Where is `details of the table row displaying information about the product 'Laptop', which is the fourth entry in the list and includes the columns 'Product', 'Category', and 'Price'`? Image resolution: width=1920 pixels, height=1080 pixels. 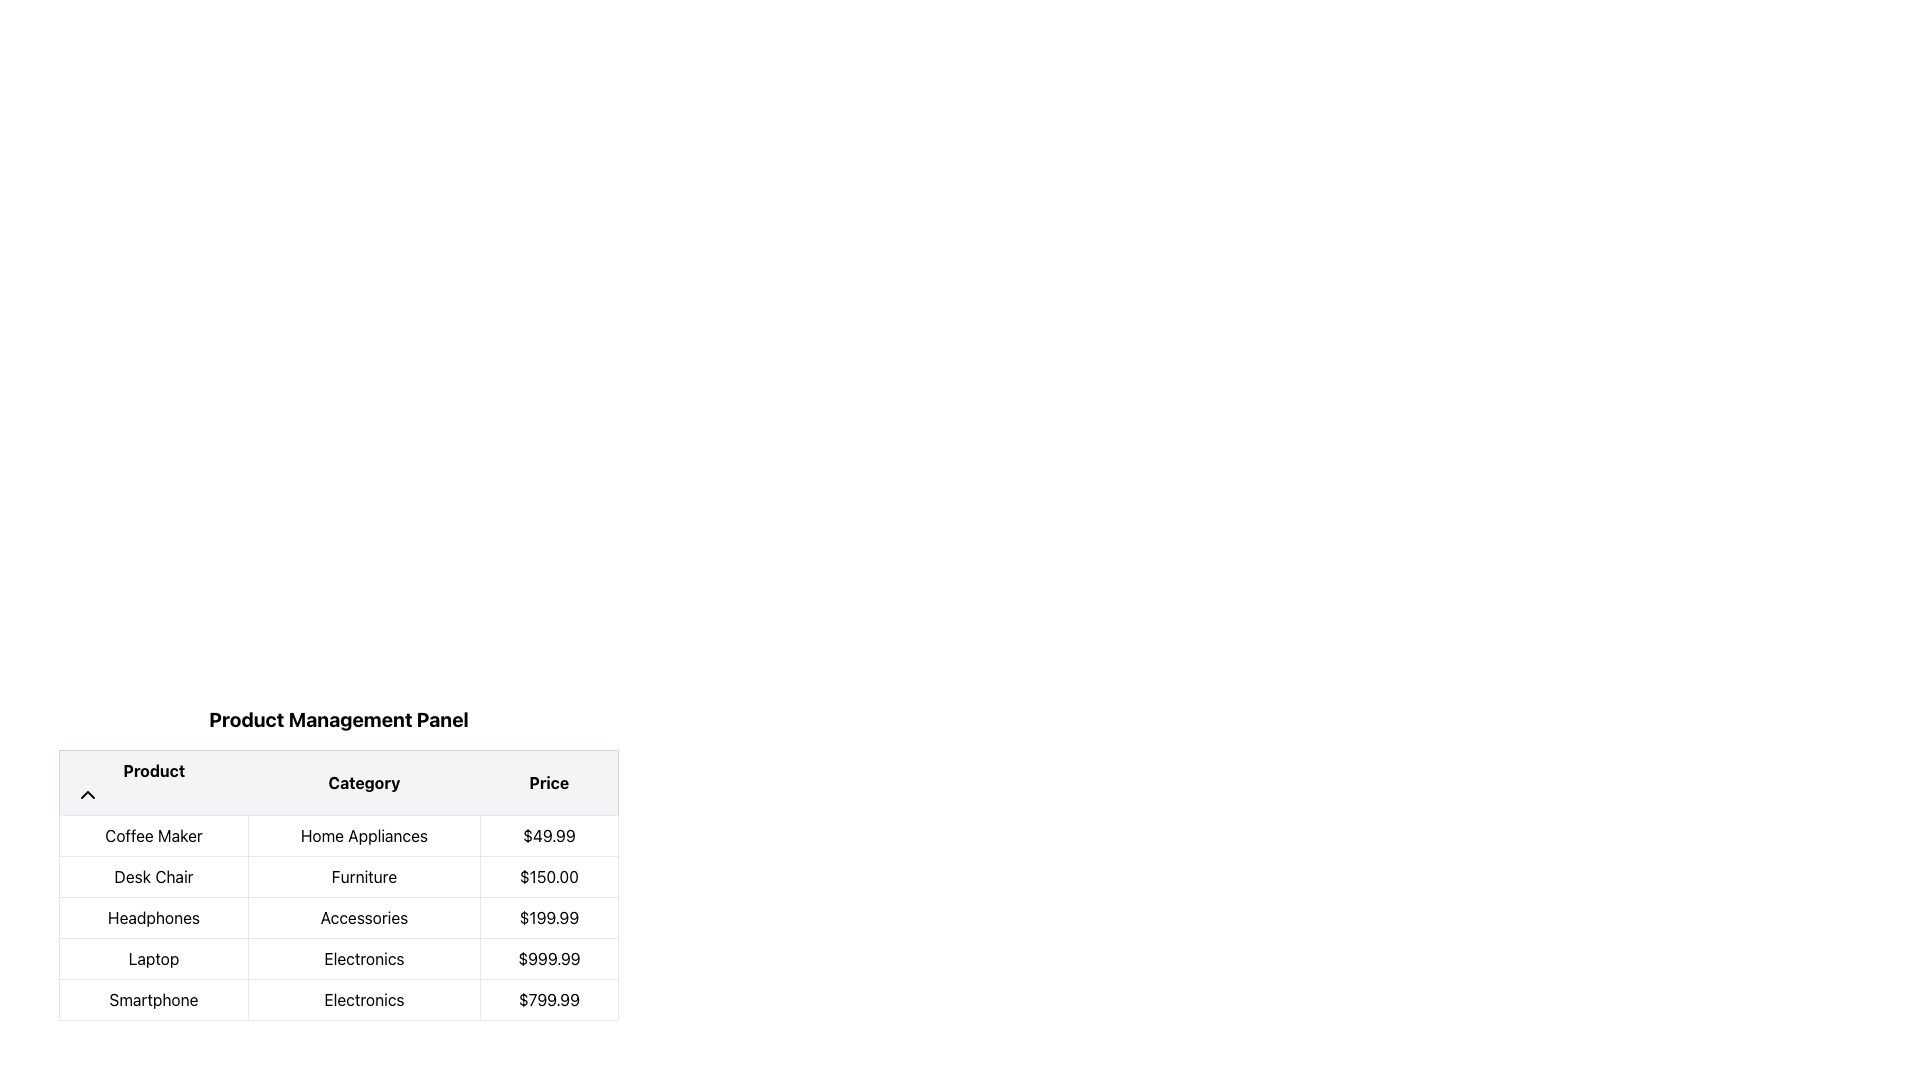 details of the table row displaying information about the product 'Laptop', which is the fourth entry in the list and includes the columns 'Product', 'Category', and 'Price' is located at coordinates (339, 958).